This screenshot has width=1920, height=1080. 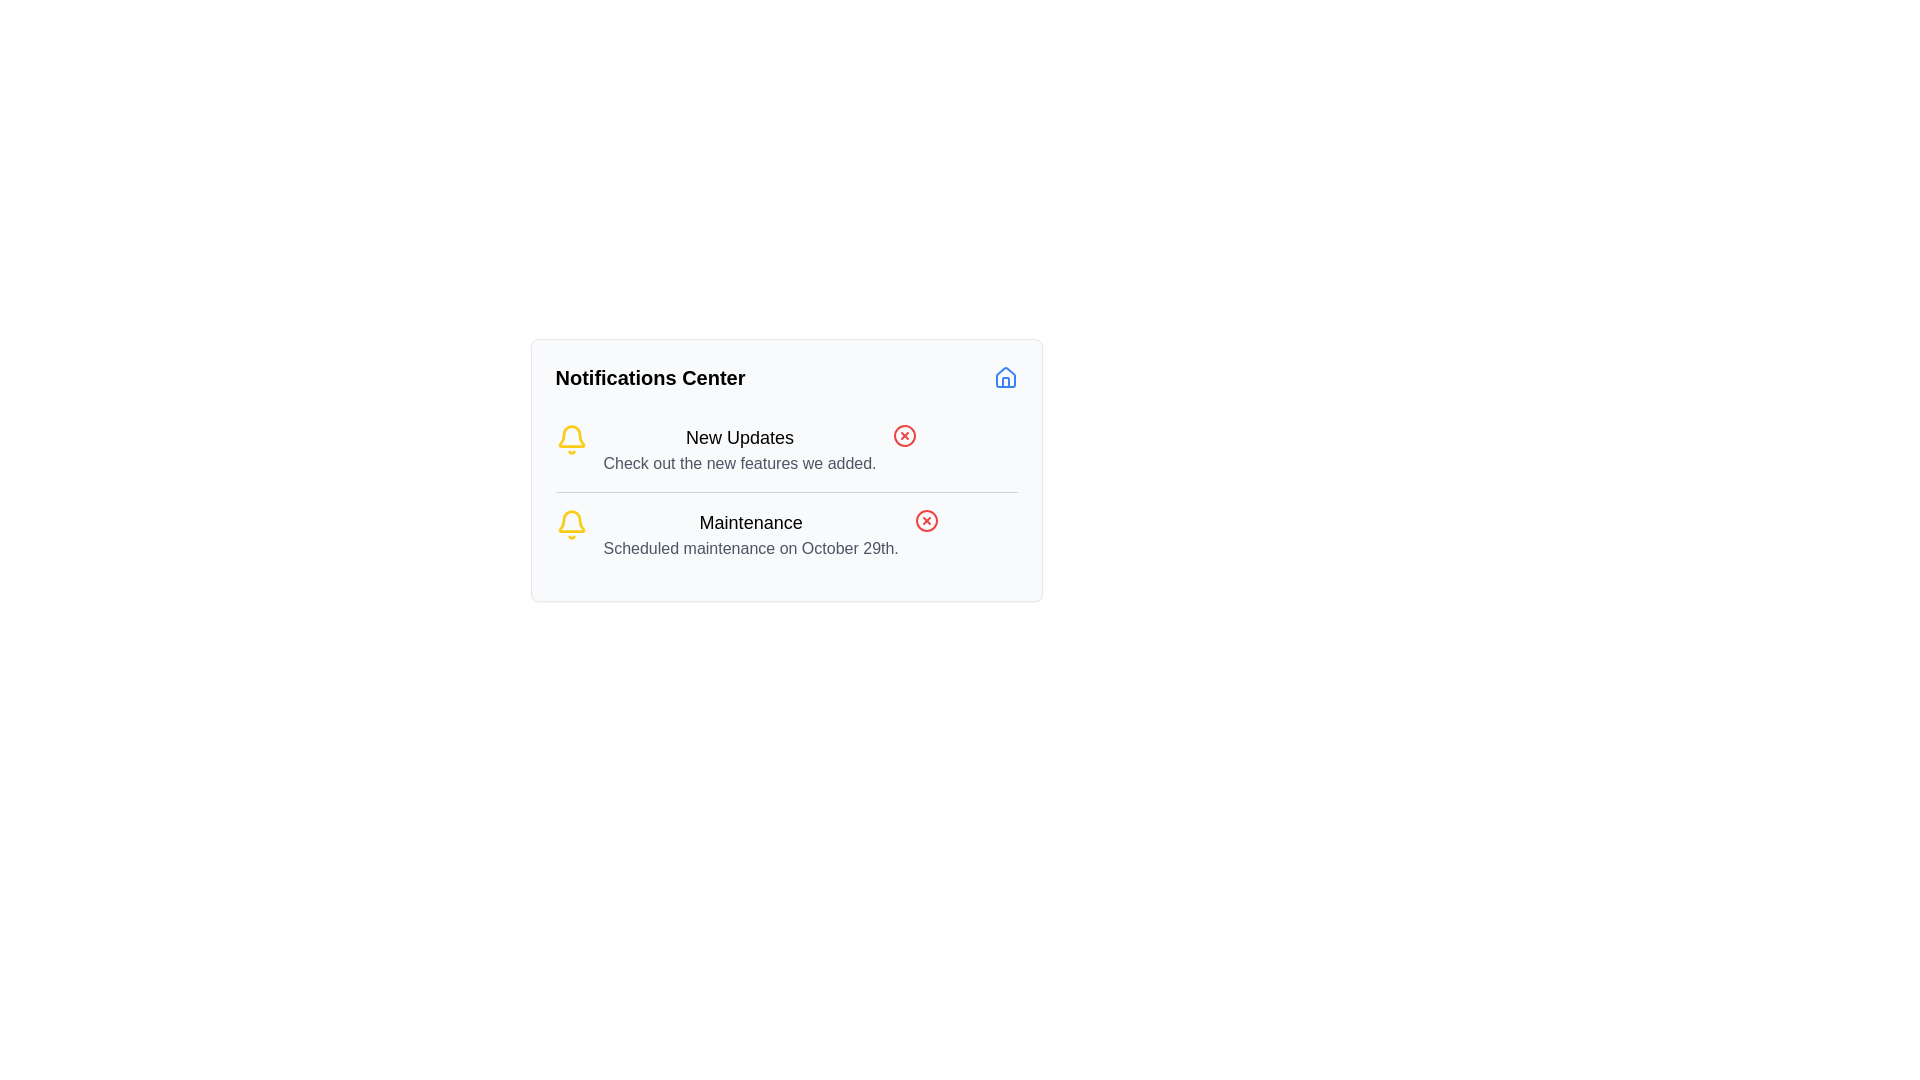 I want to click on the navigation button located at the far-right side of the 'Notifications Center' section header, so click(x=1005, y=378).